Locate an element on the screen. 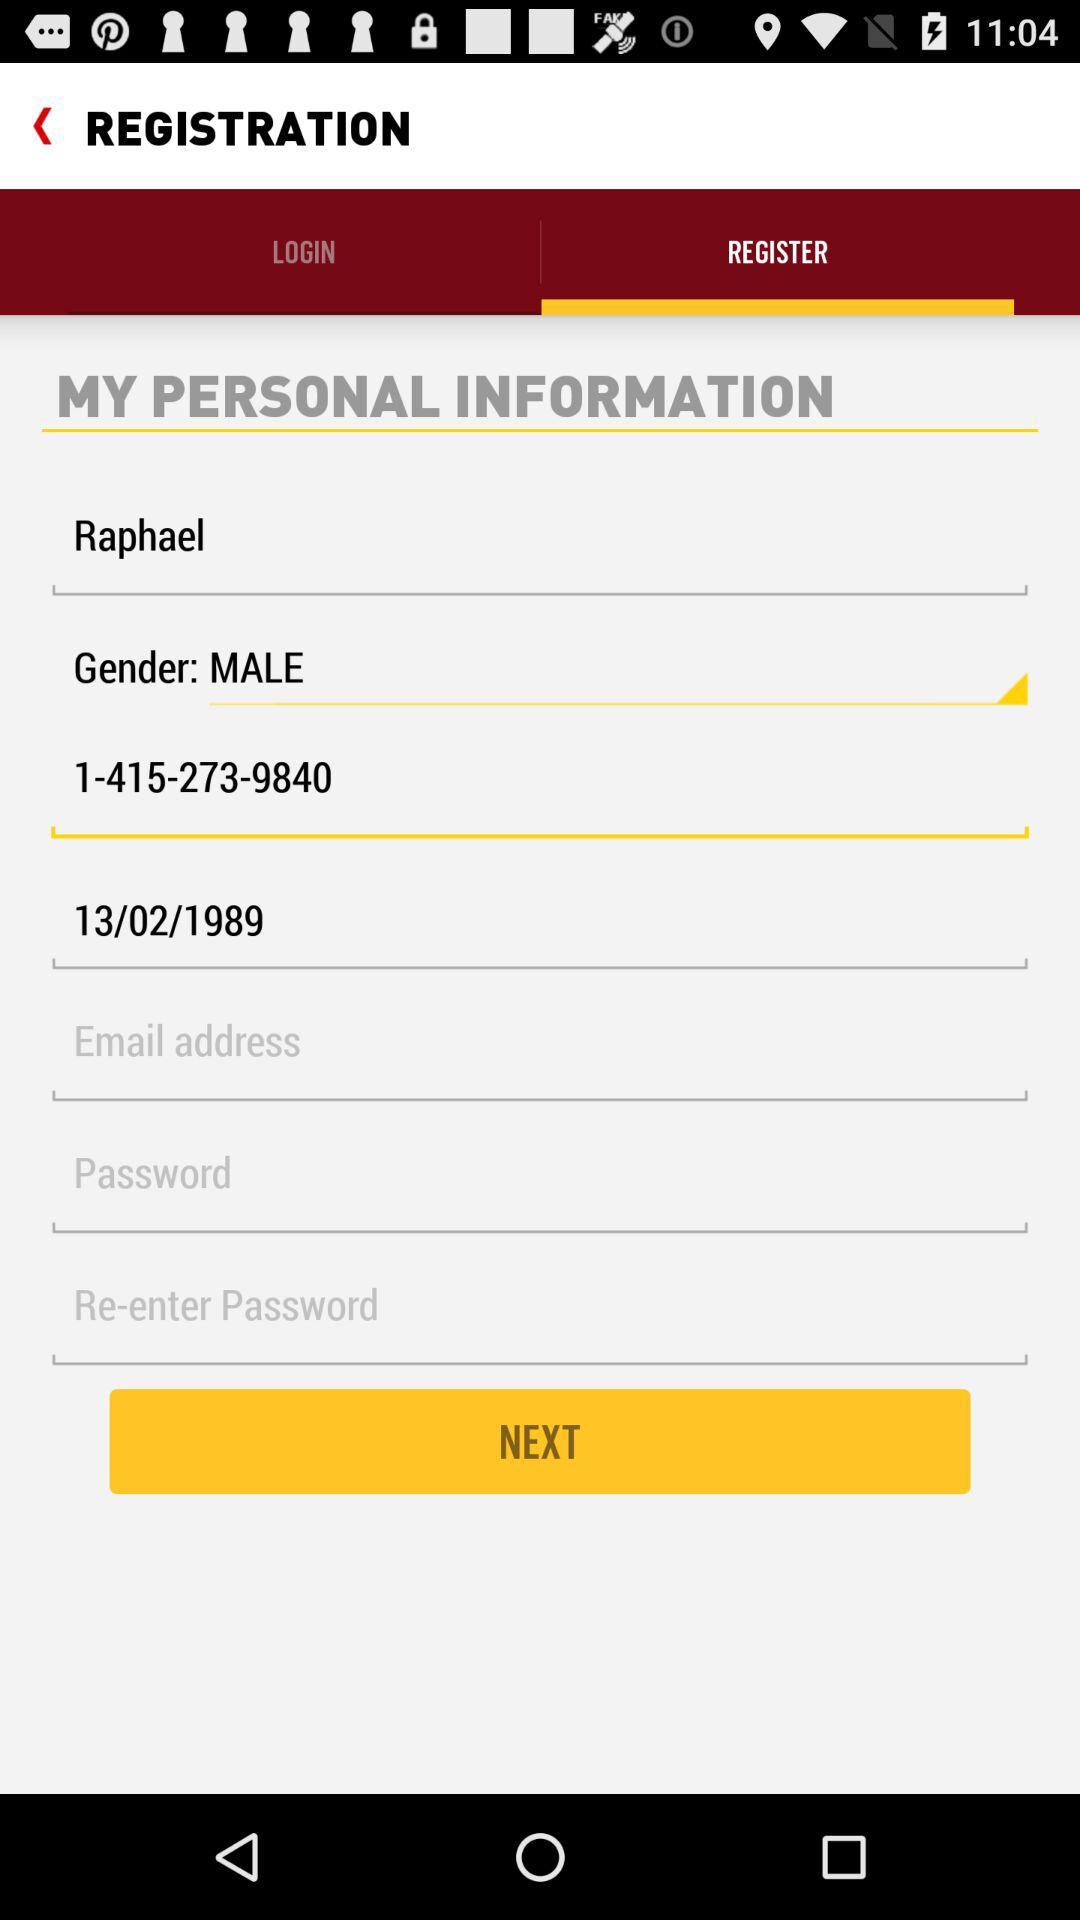 This screenshot has height=1920, width=1080. the male is located at coordinates (617, 667).